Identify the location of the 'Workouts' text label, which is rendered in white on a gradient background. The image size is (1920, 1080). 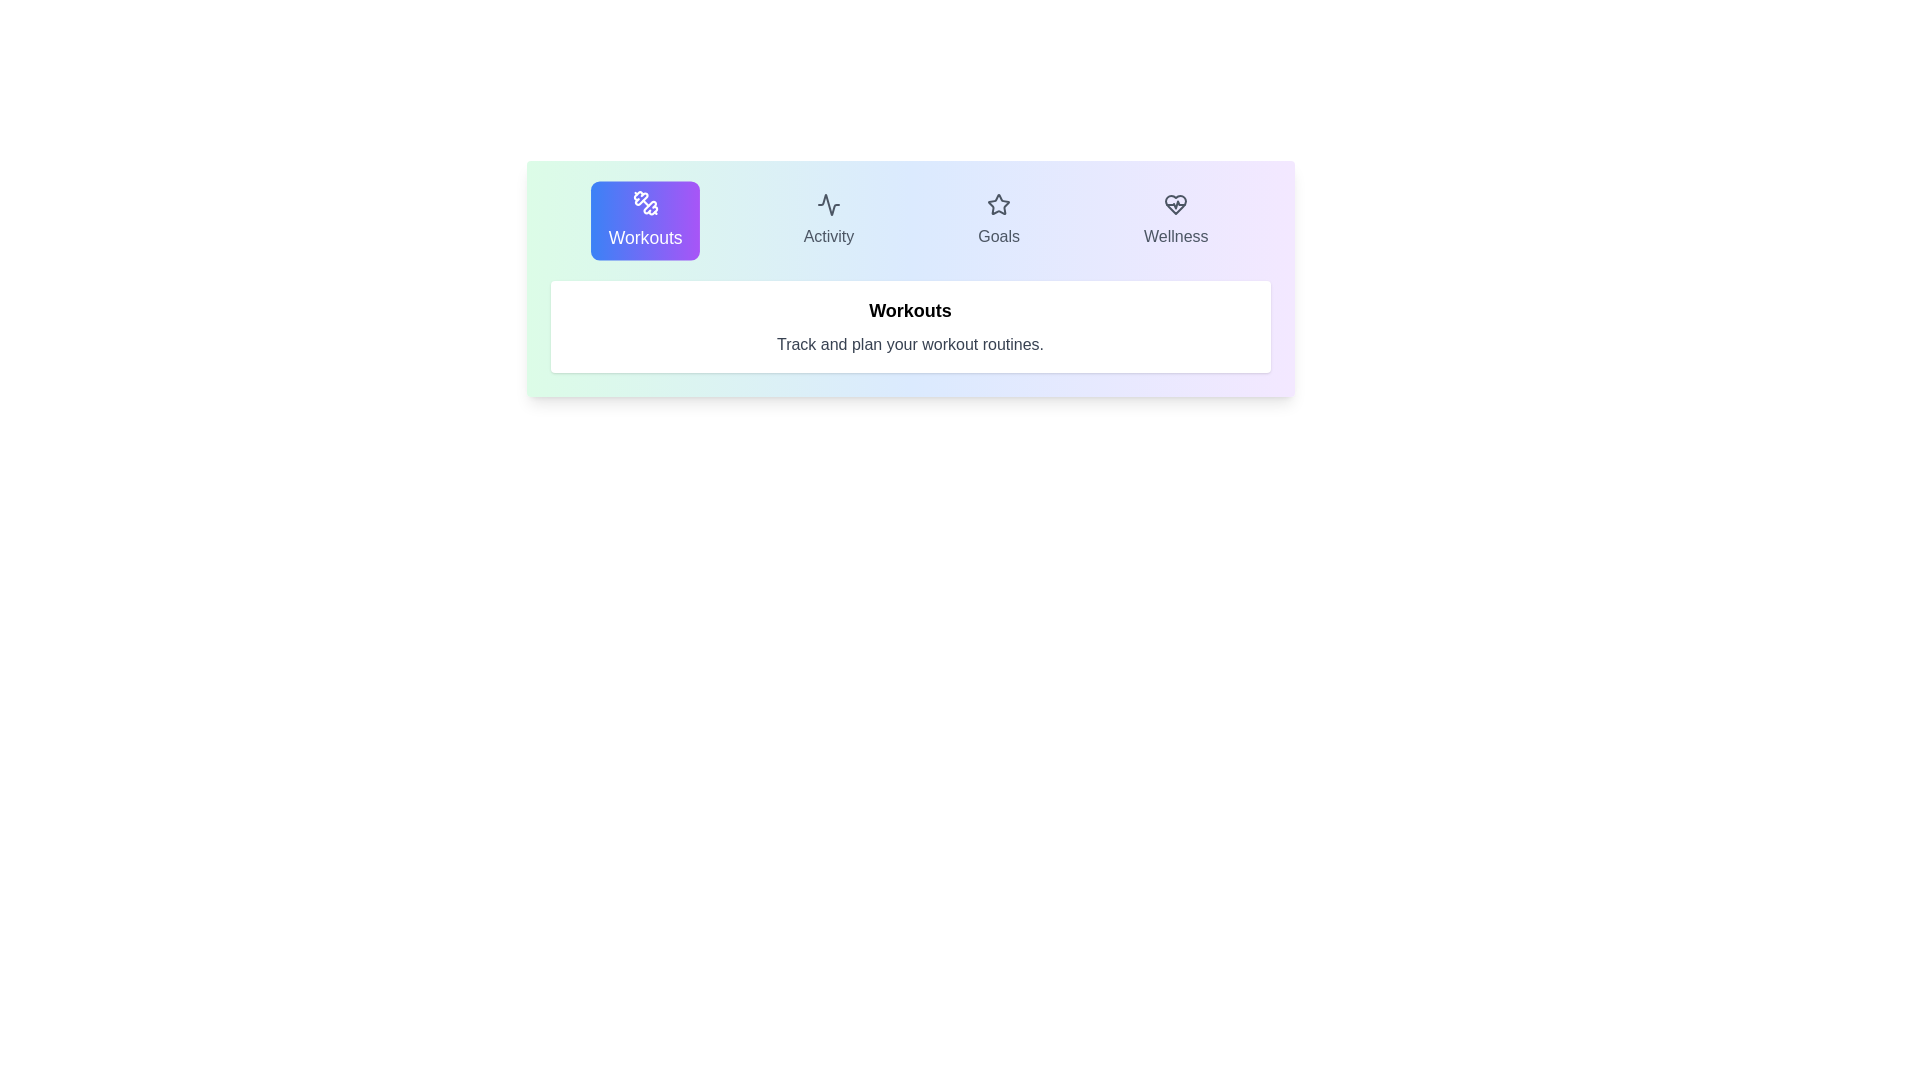
(646, 237).